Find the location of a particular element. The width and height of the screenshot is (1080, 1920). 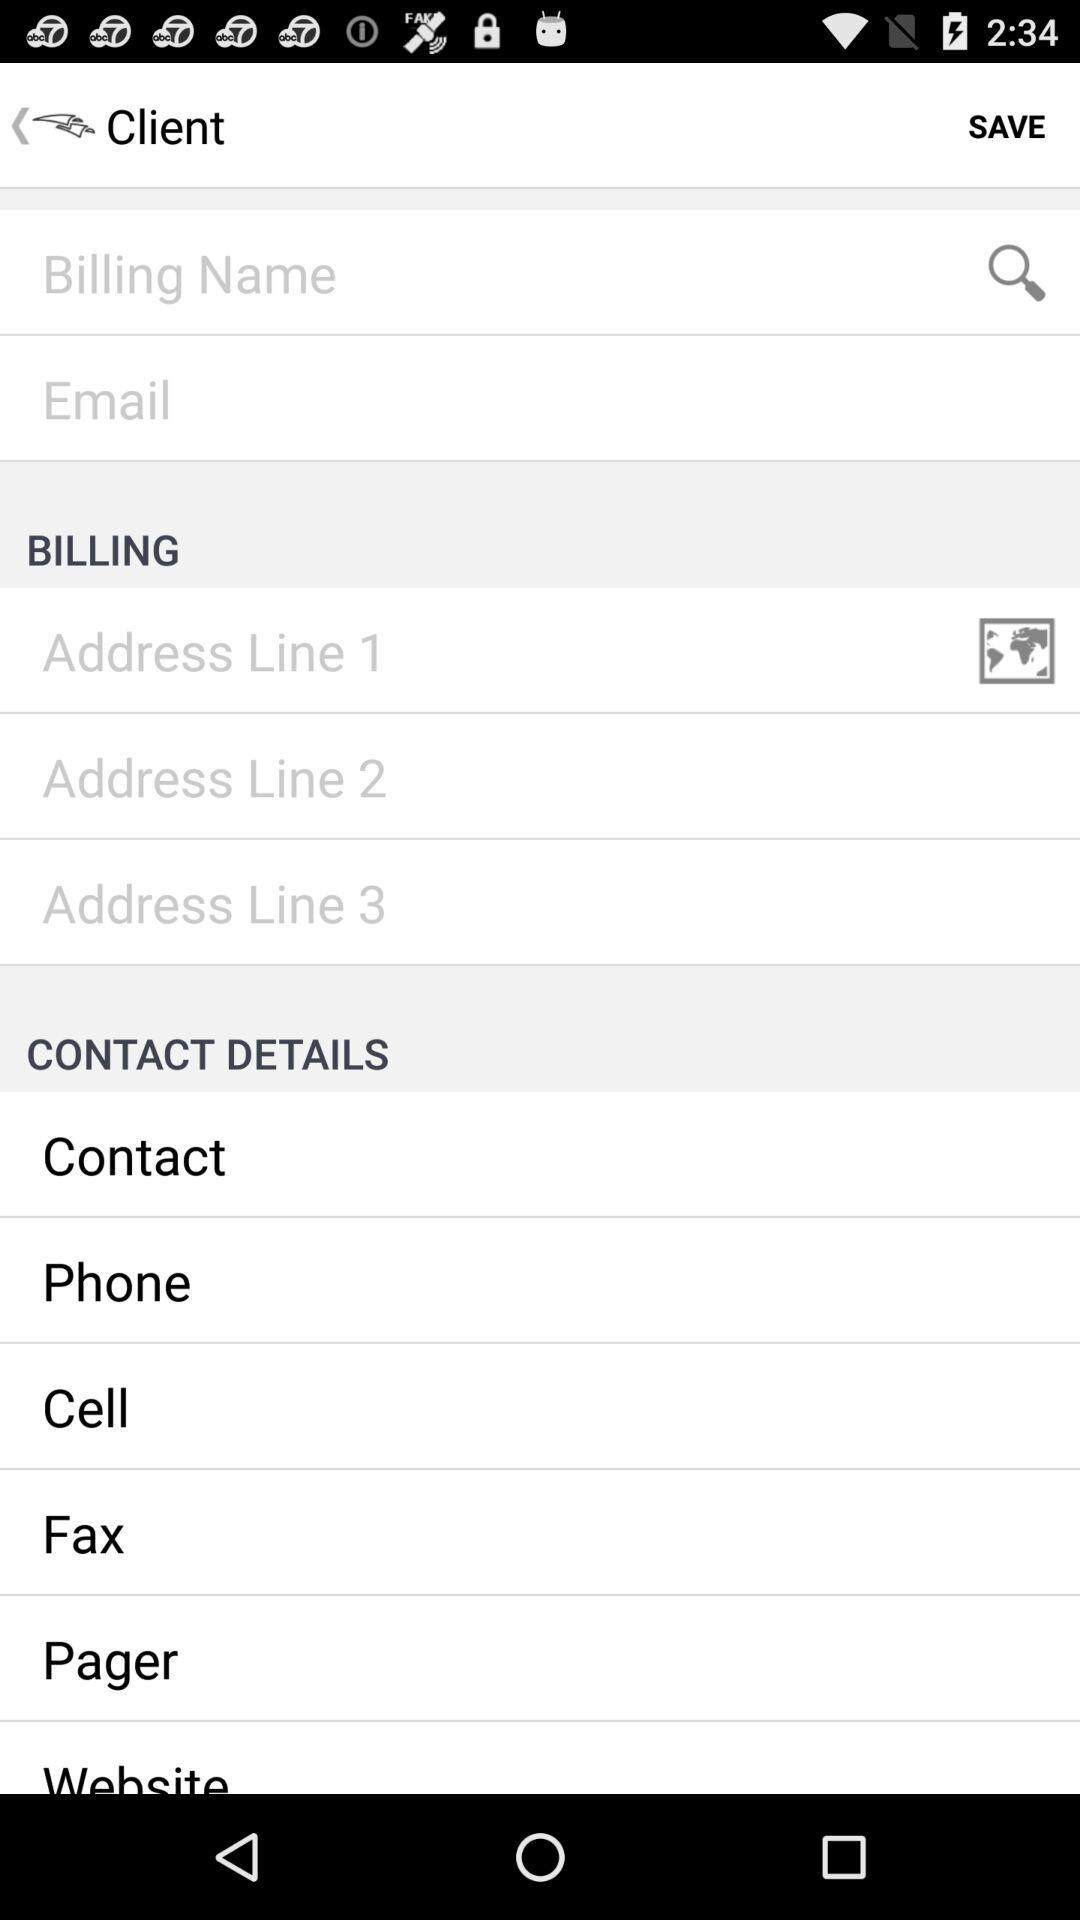

the pager is located at coordinates (540, 1659).